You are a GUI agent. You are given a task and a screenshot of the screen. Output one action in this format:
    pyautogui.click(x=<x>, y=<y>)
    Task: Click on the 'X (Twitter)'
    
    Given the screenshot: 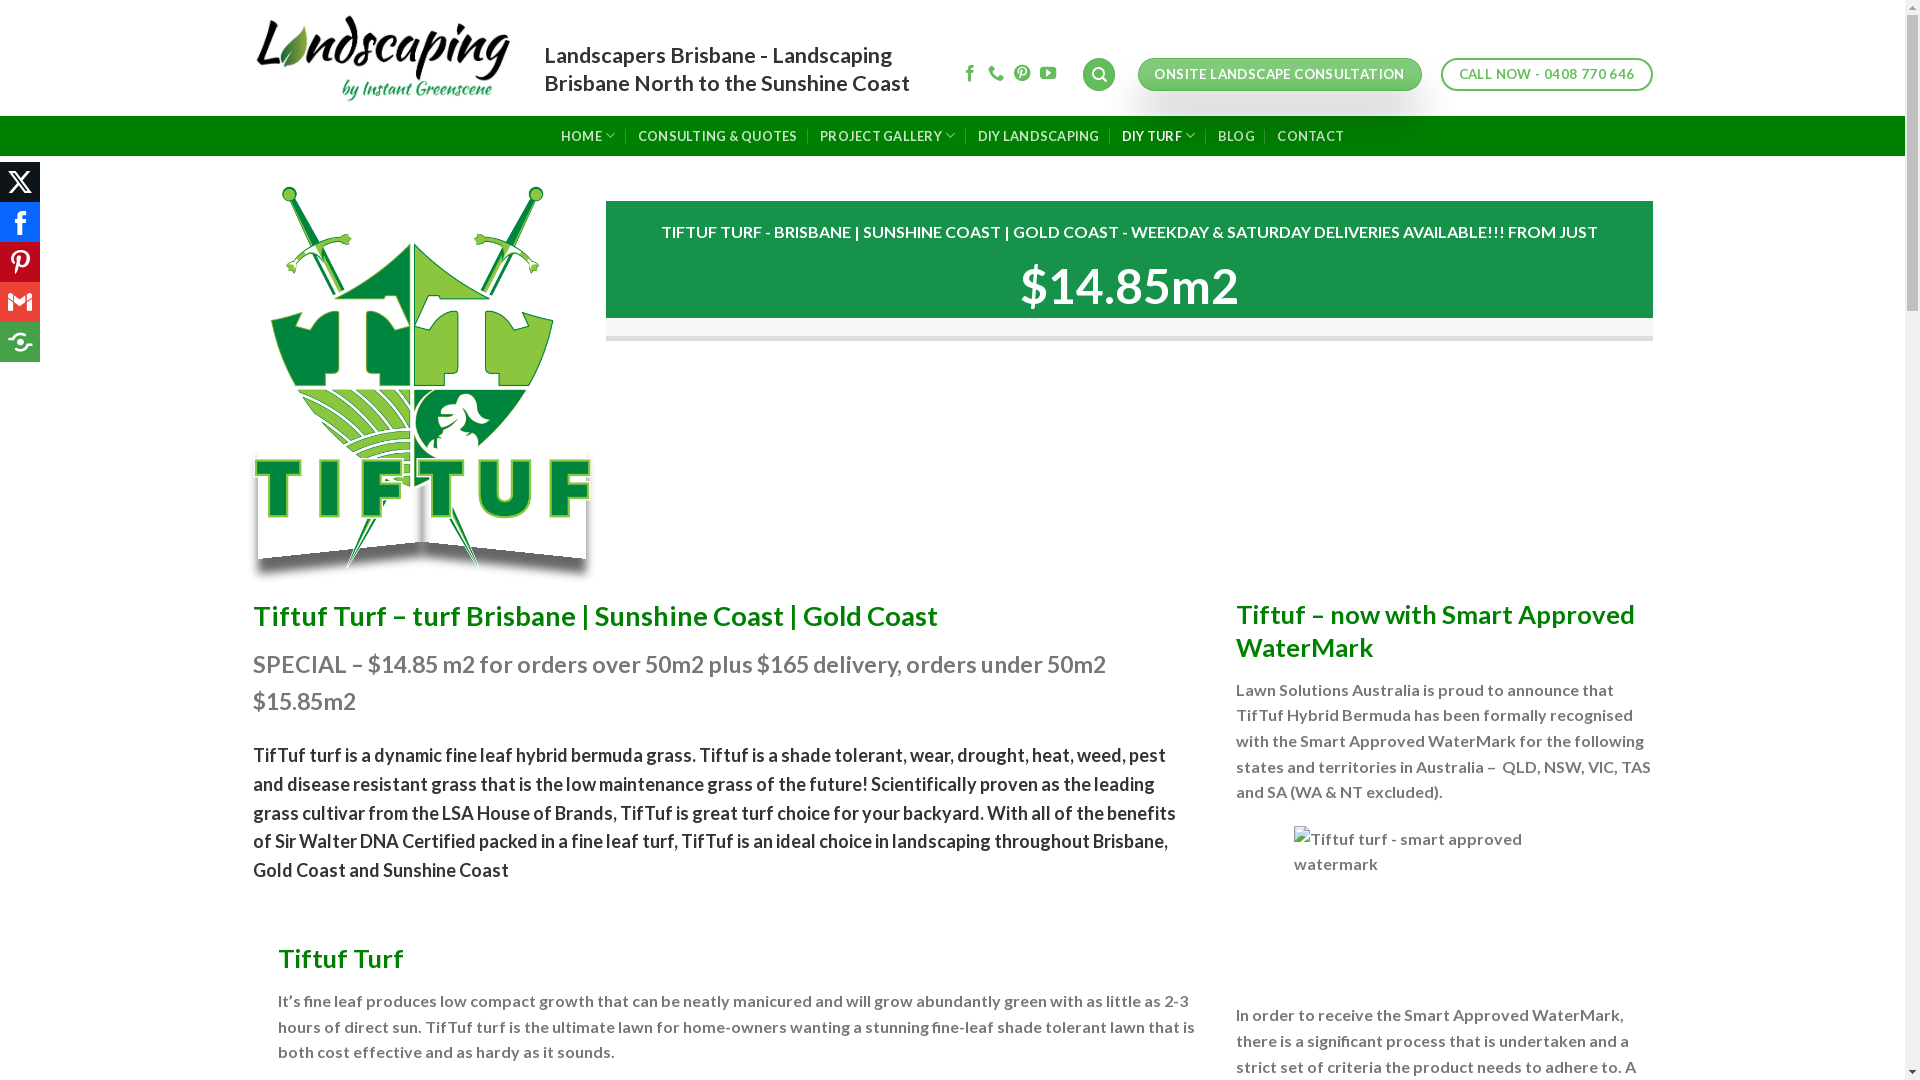 What is the action you would take?
    pyautogui.click(x=19, y=181)
    